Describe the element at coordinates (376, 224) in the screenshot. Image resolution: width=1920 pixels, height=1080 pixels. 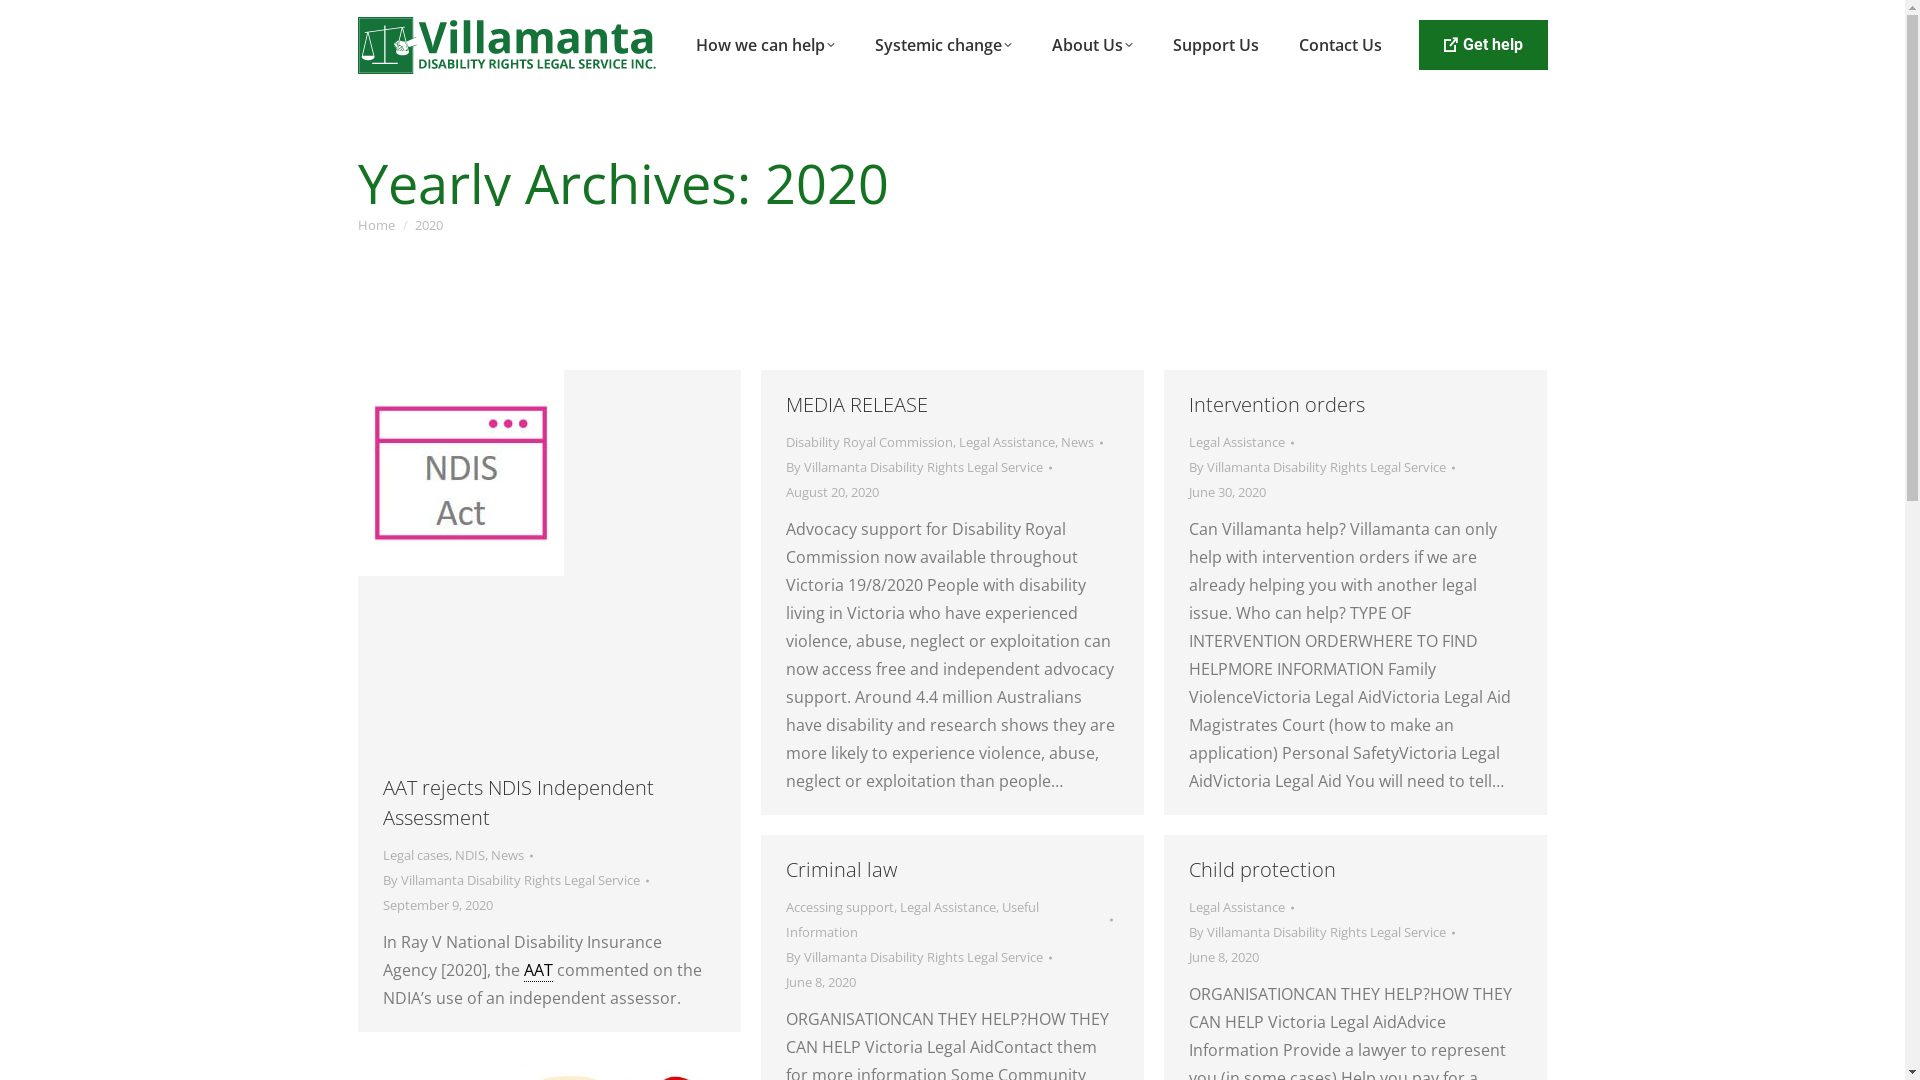
I see `'Home'` at that location.